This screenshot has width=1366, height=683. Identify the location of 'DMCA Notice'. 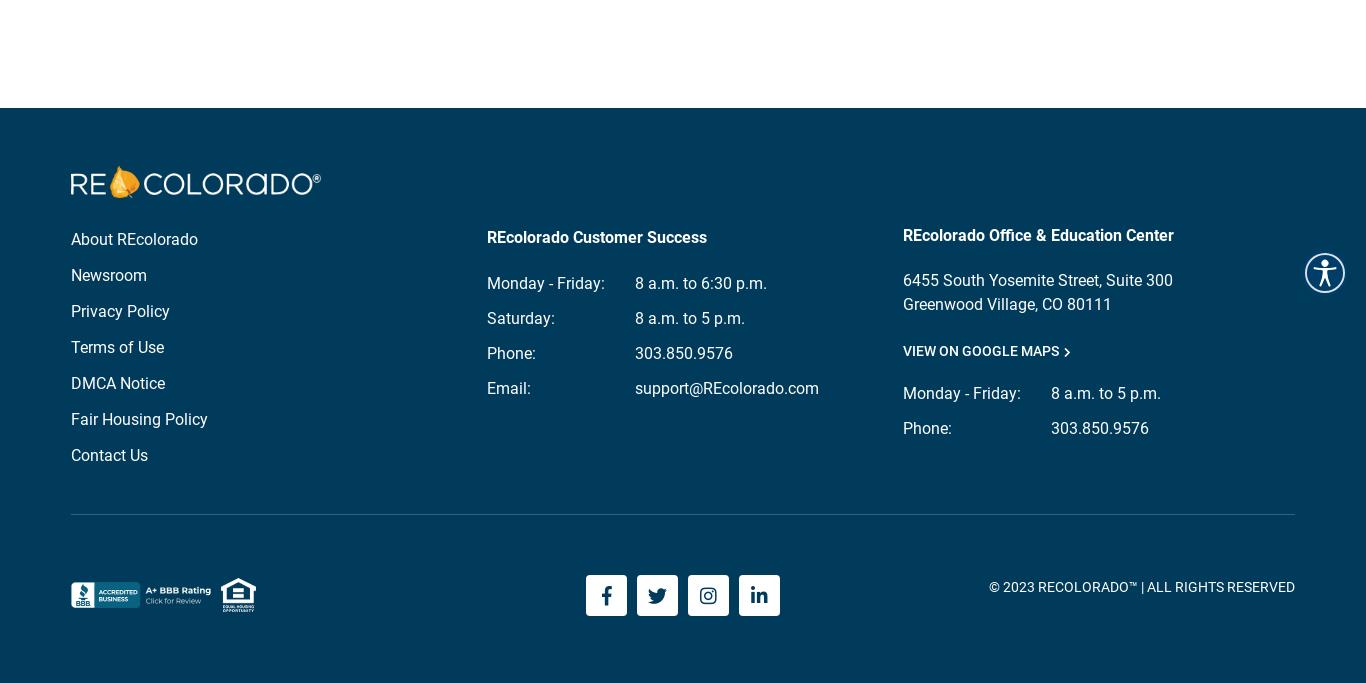
(71, 381).